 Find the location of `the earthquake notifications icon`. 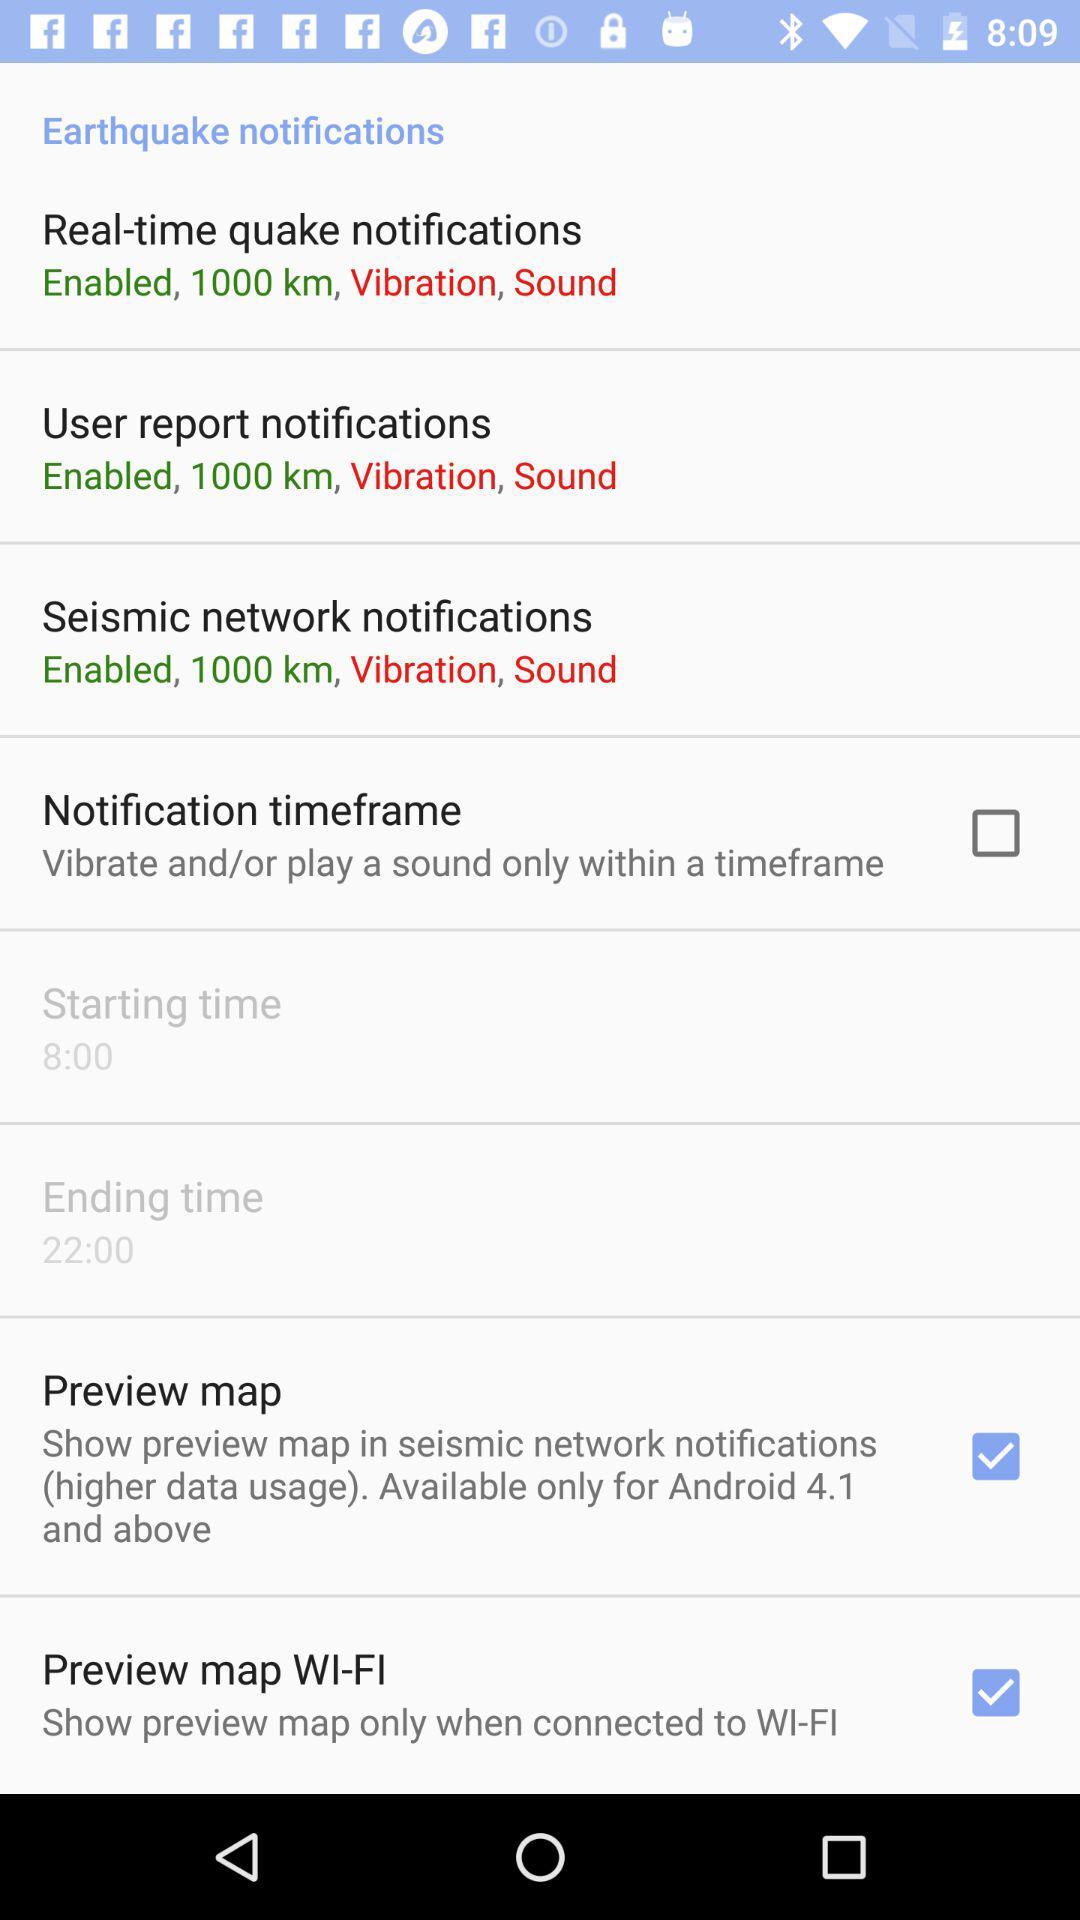

the earthquake notifications icon is located at coordinates (540, 107).